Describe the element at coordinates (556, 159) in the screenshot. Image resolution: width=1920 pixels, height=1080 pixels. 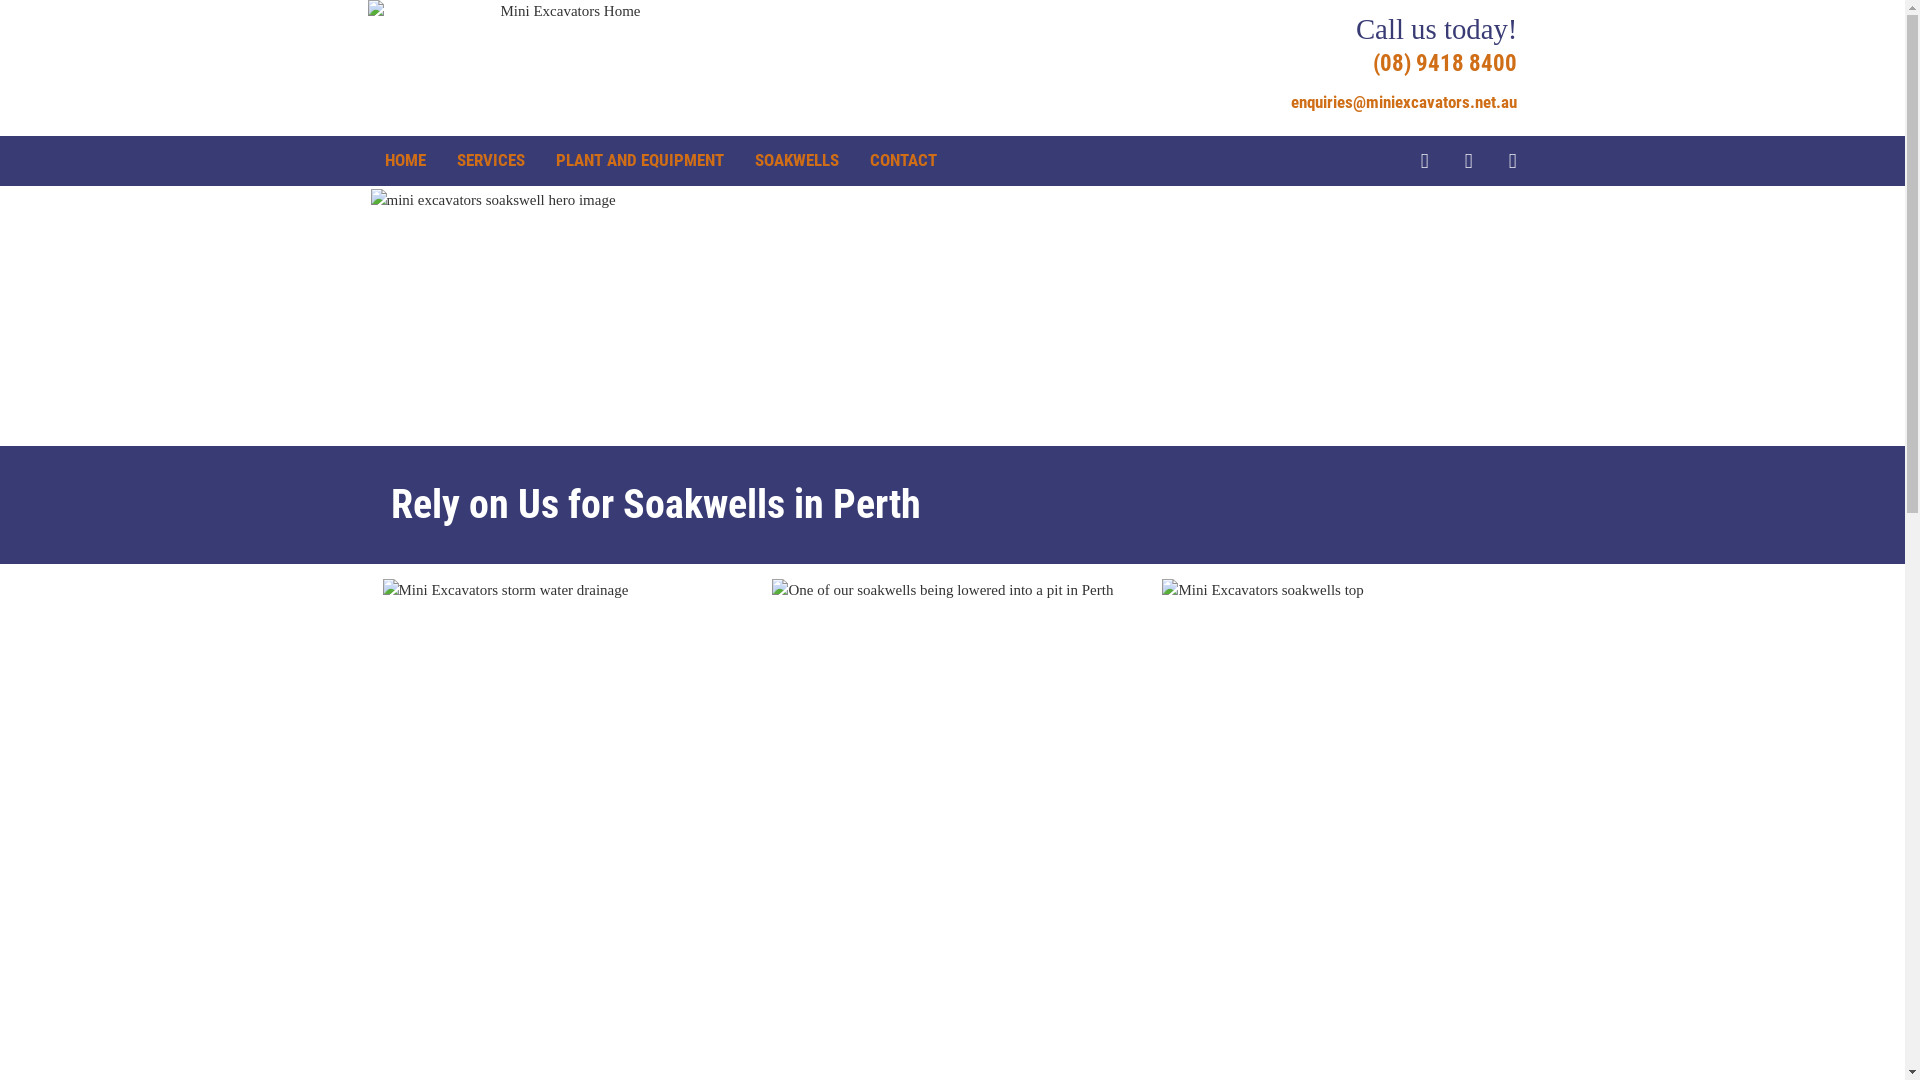
I see `'PLANT AND EQUIPMENT'` at that location.